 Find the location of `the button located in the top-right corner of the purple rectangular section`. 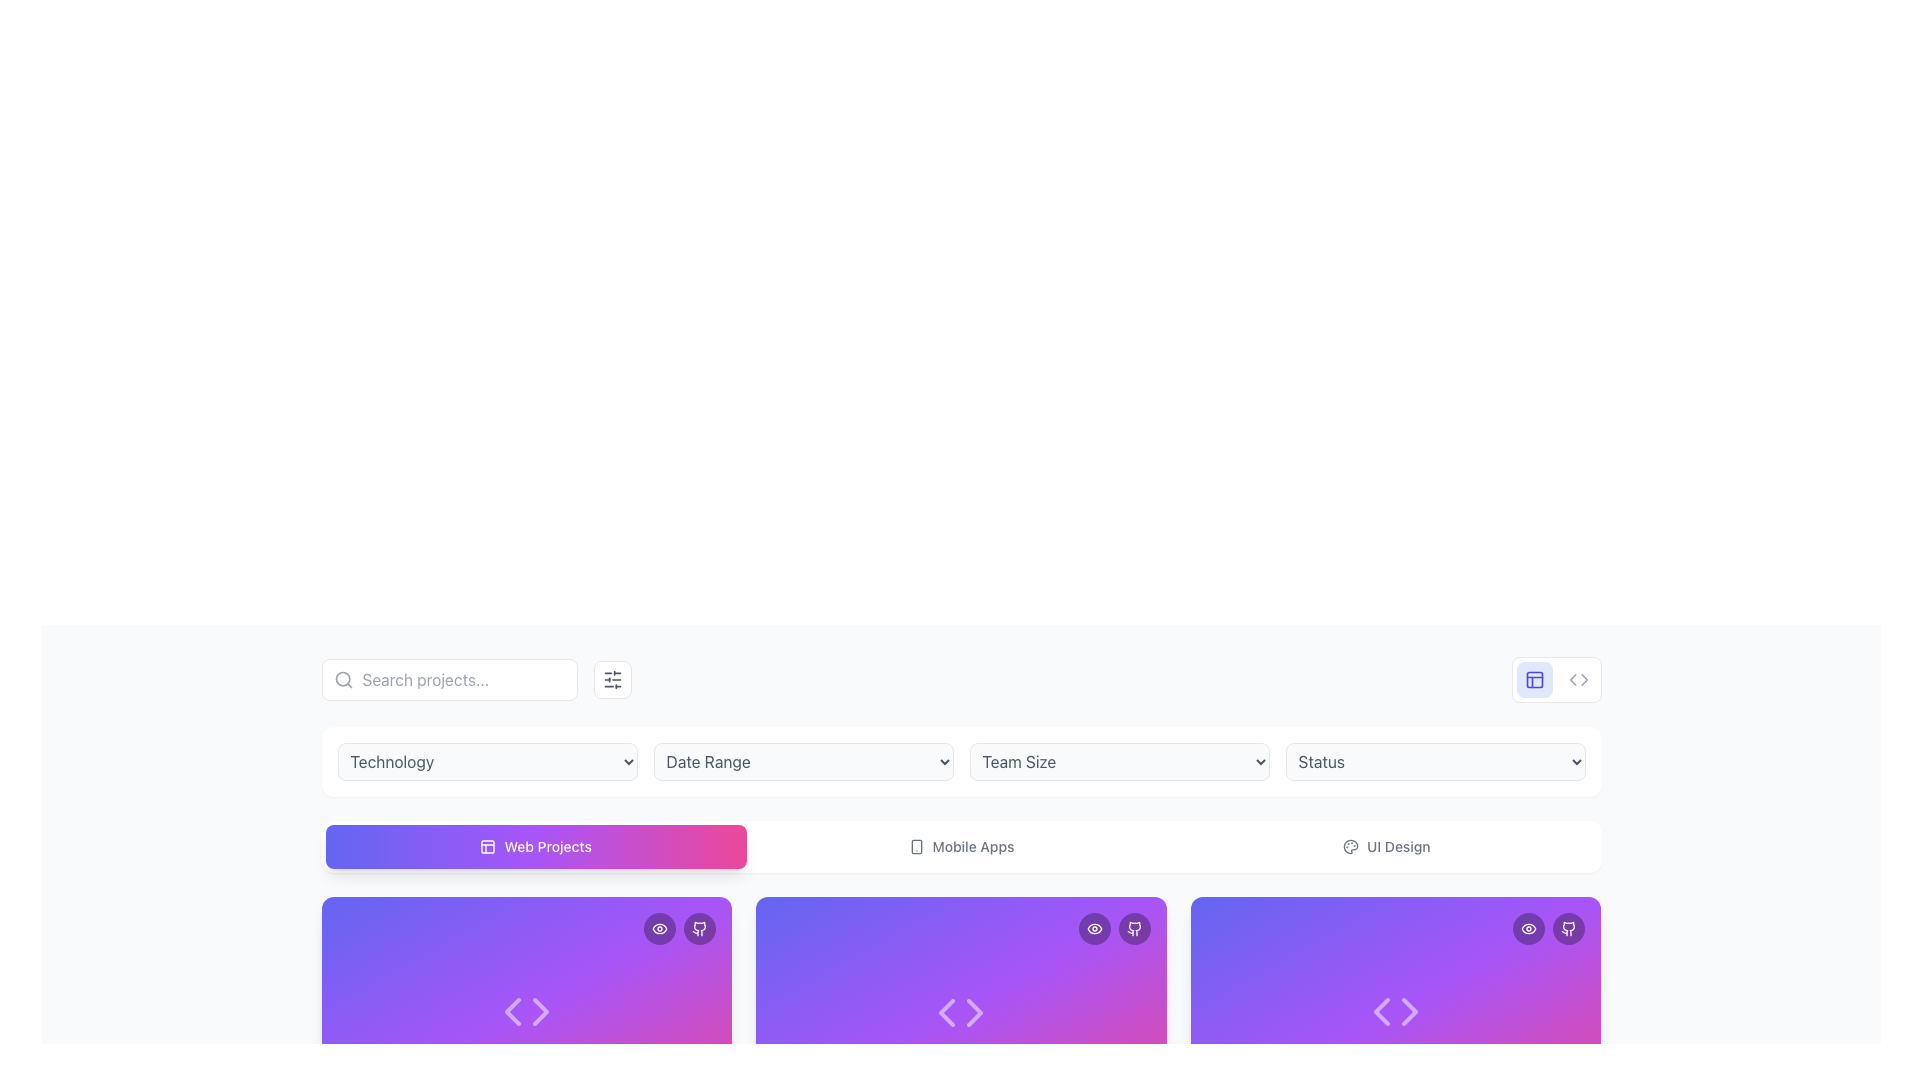

the button located in the top-right corner of the purple rectangular section is located at coordinates (660, 929).